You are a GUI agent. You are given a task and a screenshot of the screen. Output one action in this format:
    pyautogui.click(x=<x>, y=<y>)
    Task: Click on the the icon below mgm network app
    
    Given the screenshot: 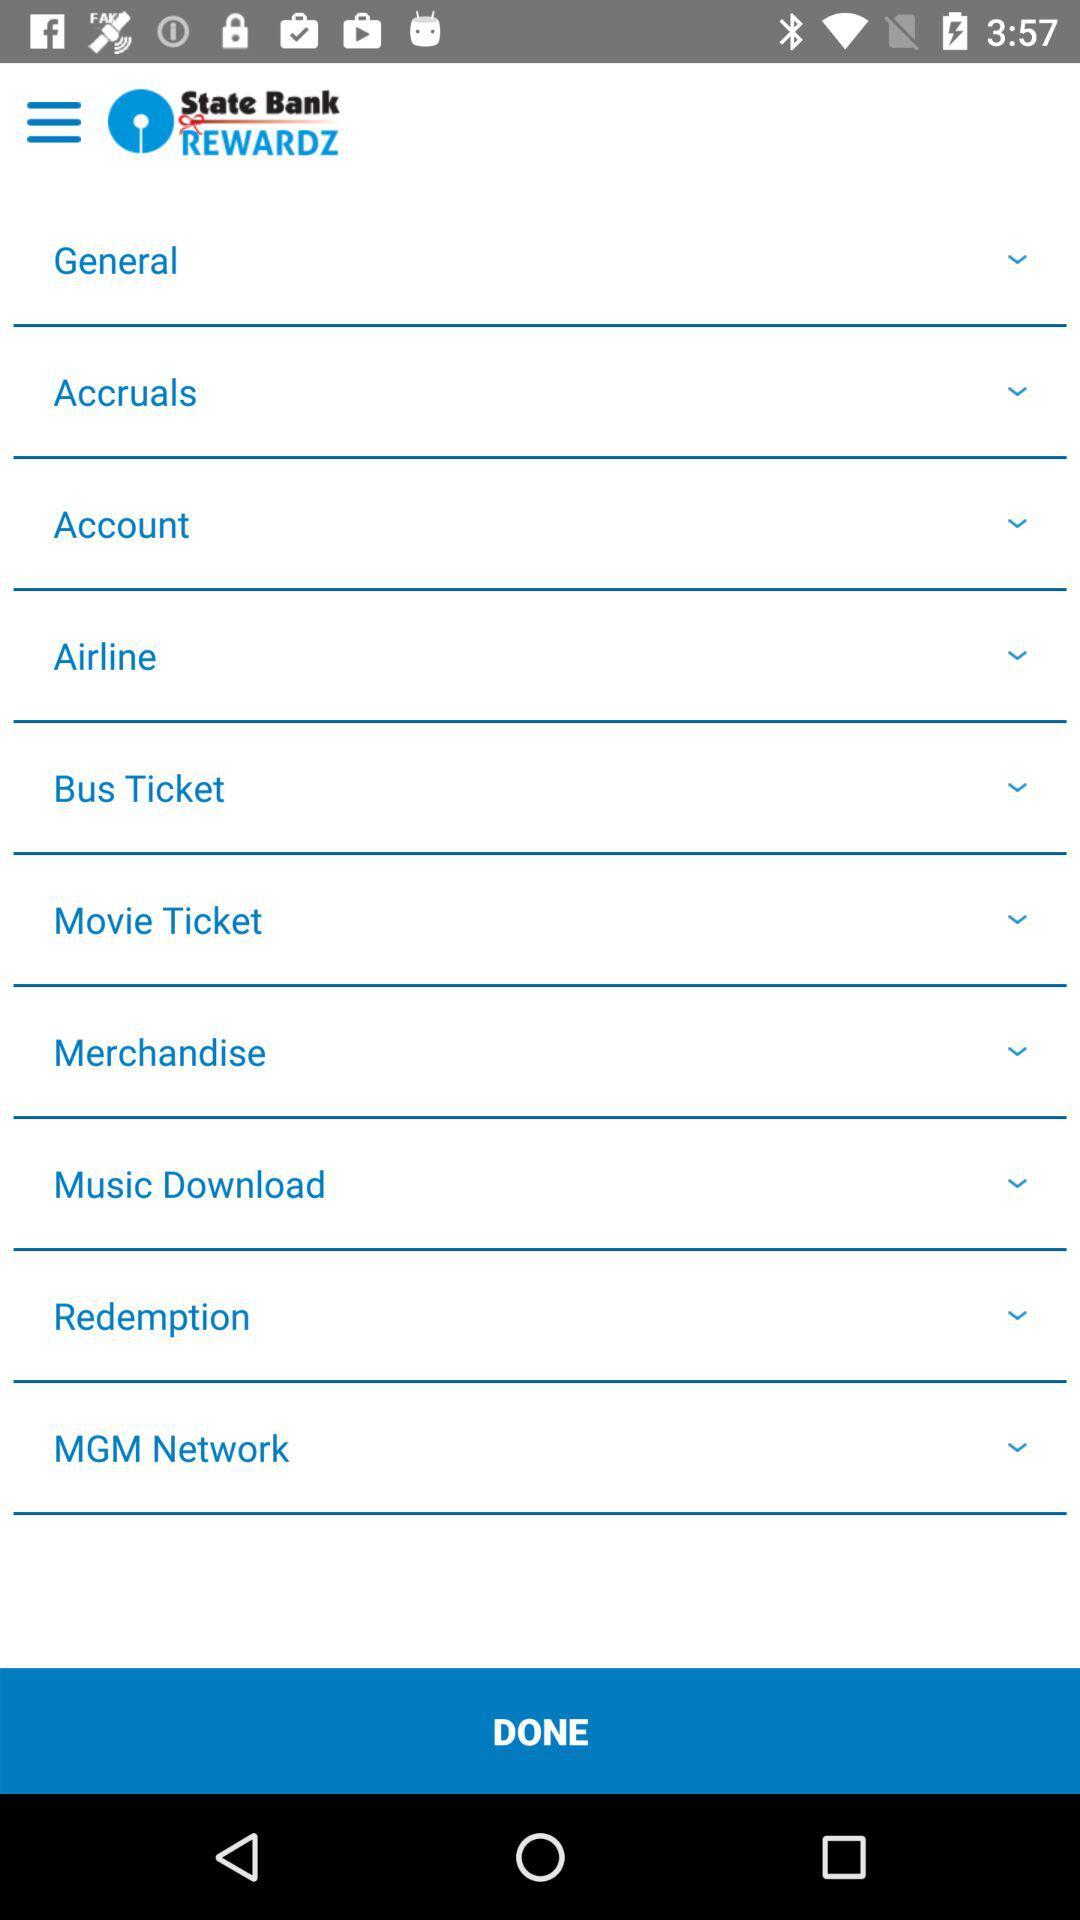 What is the action you would take?
    pyautogui.click(x=540, y=1730)
    